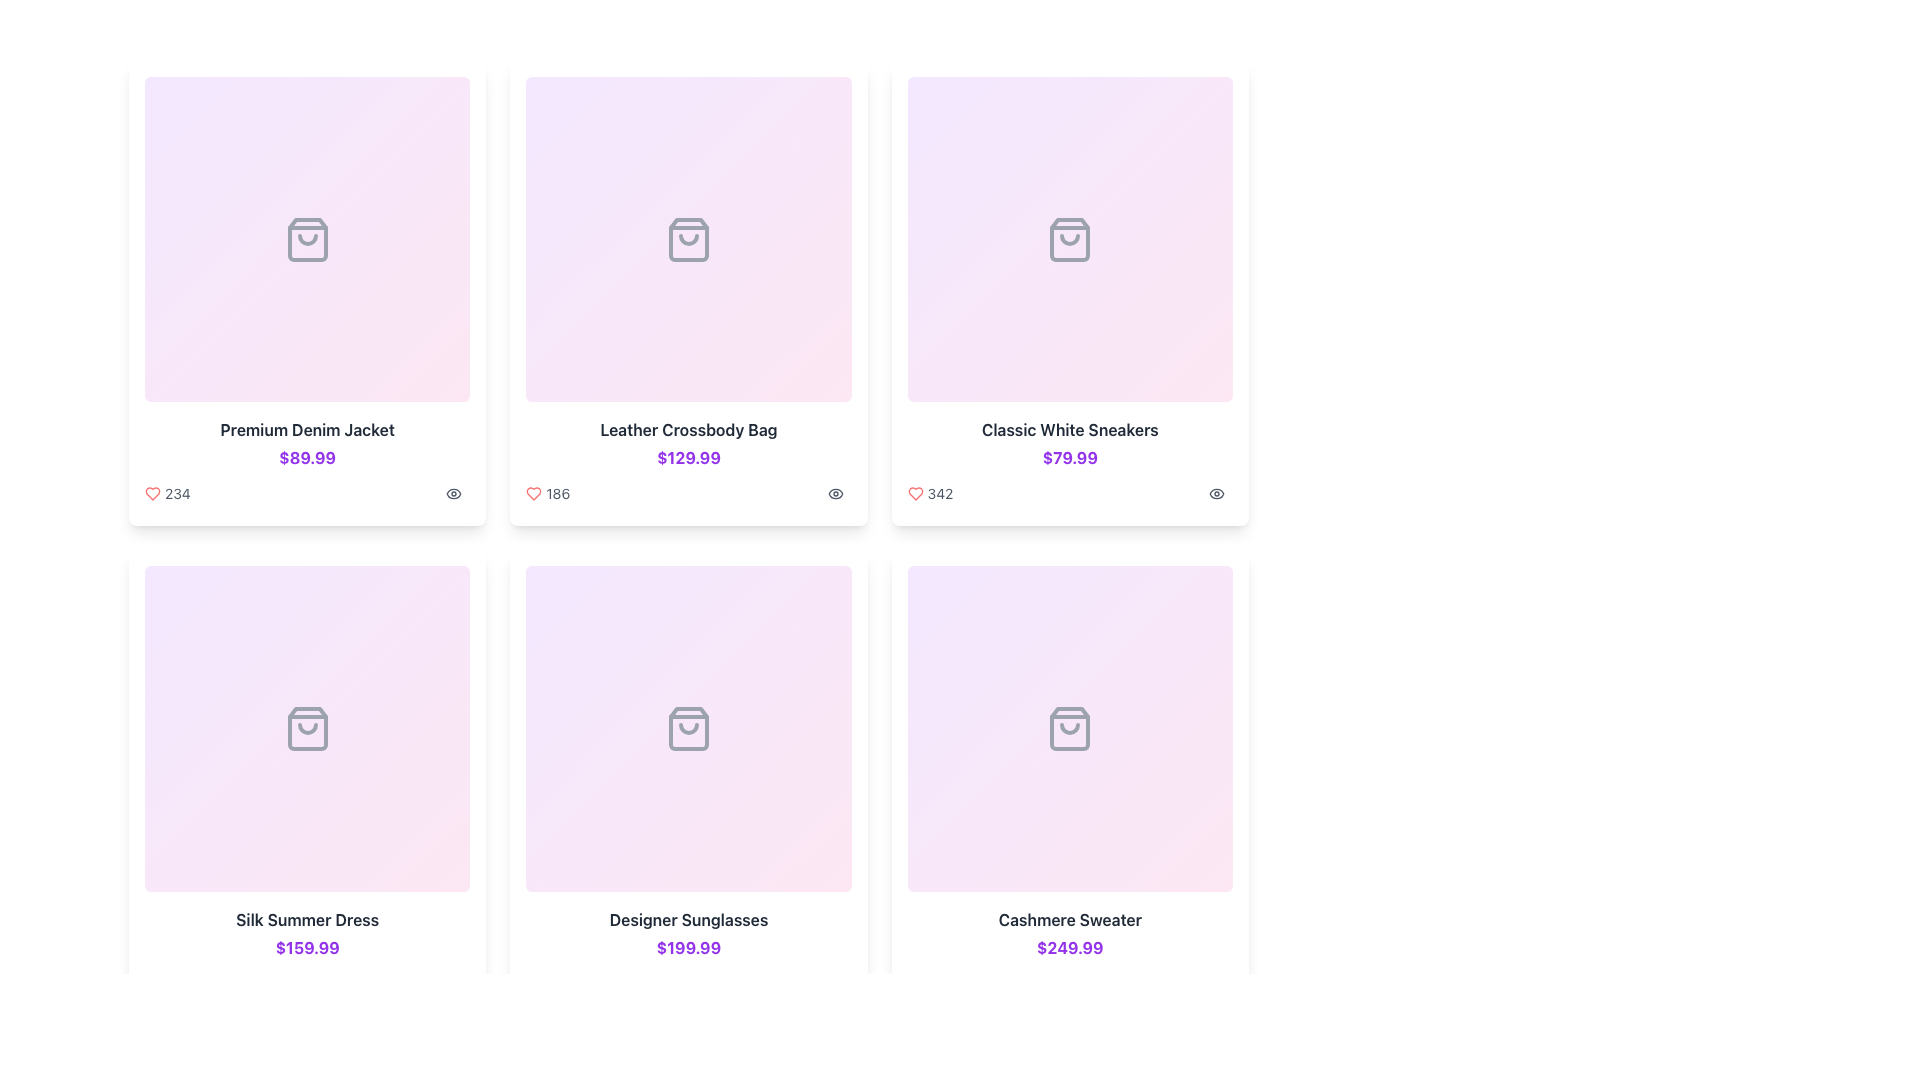 Image resolution: width=1920 pixels, height=1080 pixels. What do you see at coordinates (558, 494) in the screenshot?
I see `number displayed in the text label showing '186', which is located in the middle column below the 'Leather Crossbody Bag' product card and next to a red heart icon` at bounding box center [558, 494].